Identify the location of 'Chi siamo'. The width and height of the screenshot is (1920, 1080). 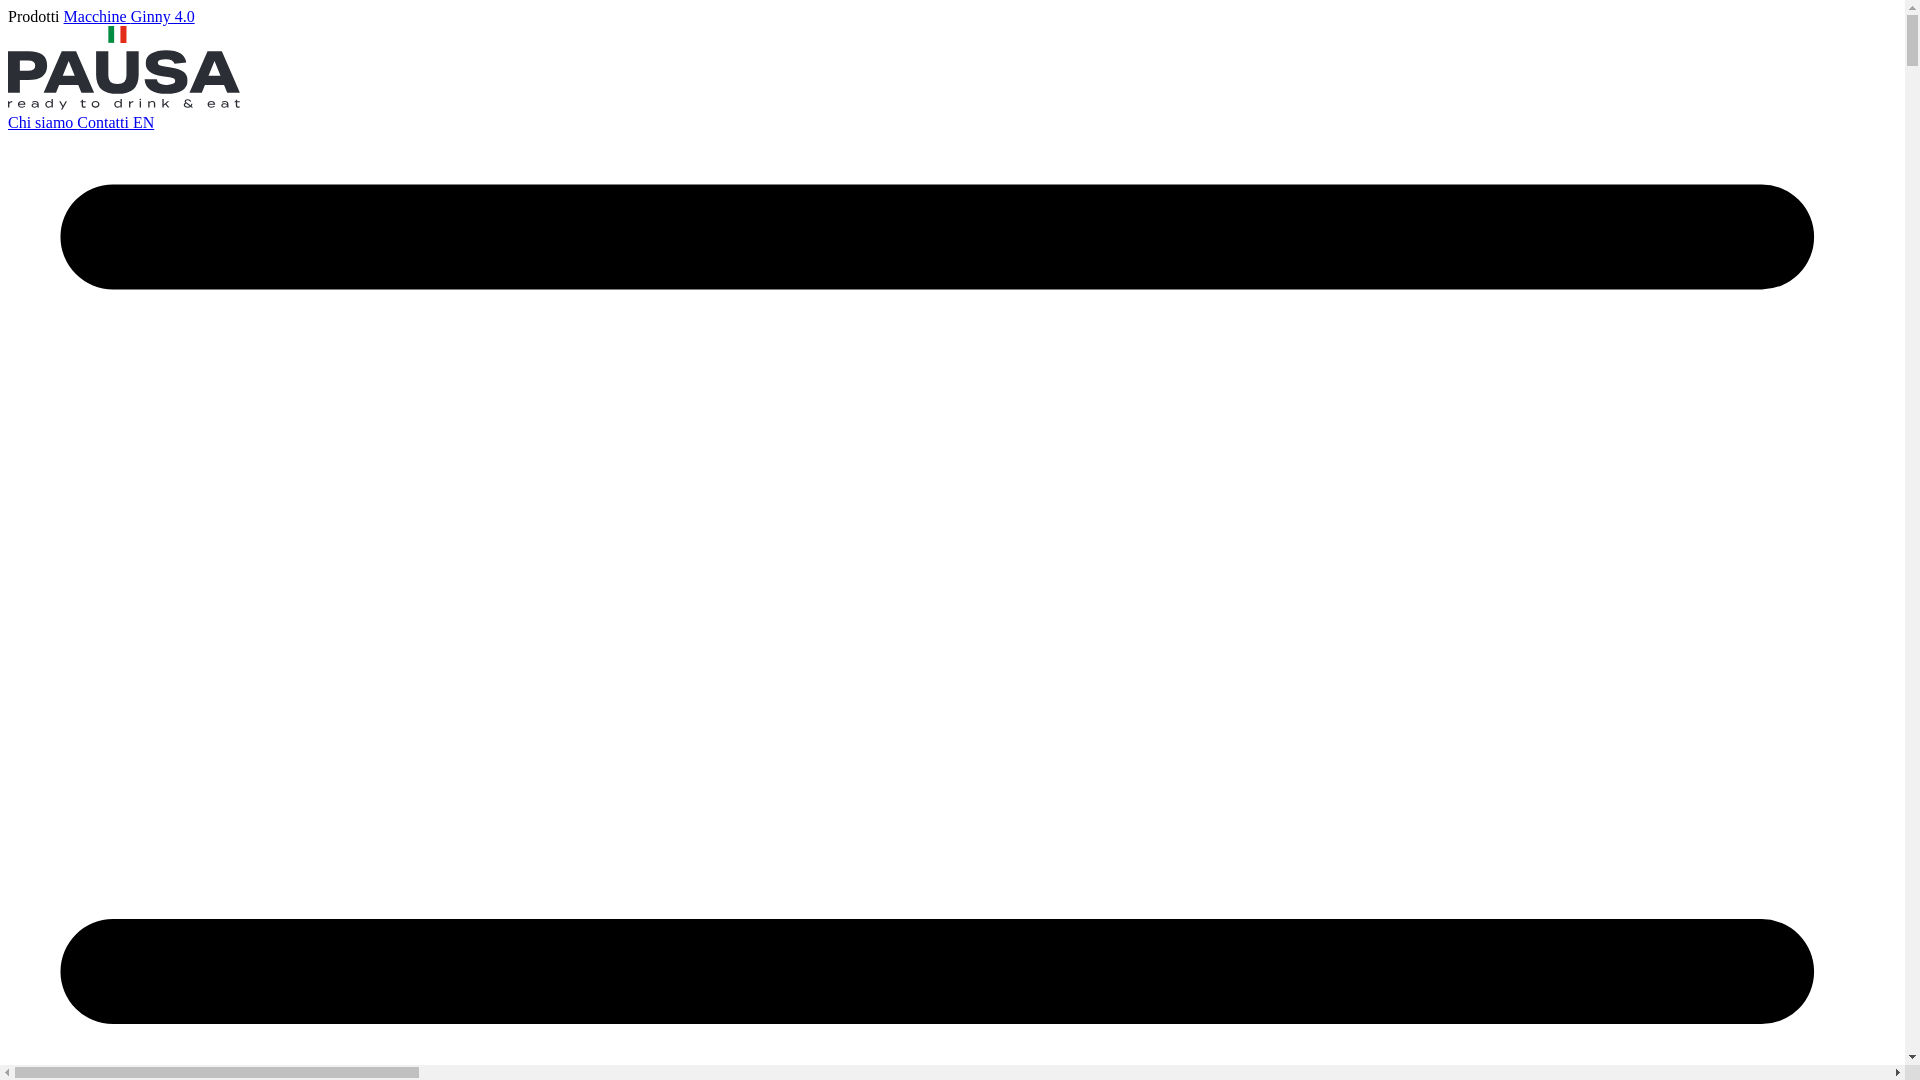
(8, 122).